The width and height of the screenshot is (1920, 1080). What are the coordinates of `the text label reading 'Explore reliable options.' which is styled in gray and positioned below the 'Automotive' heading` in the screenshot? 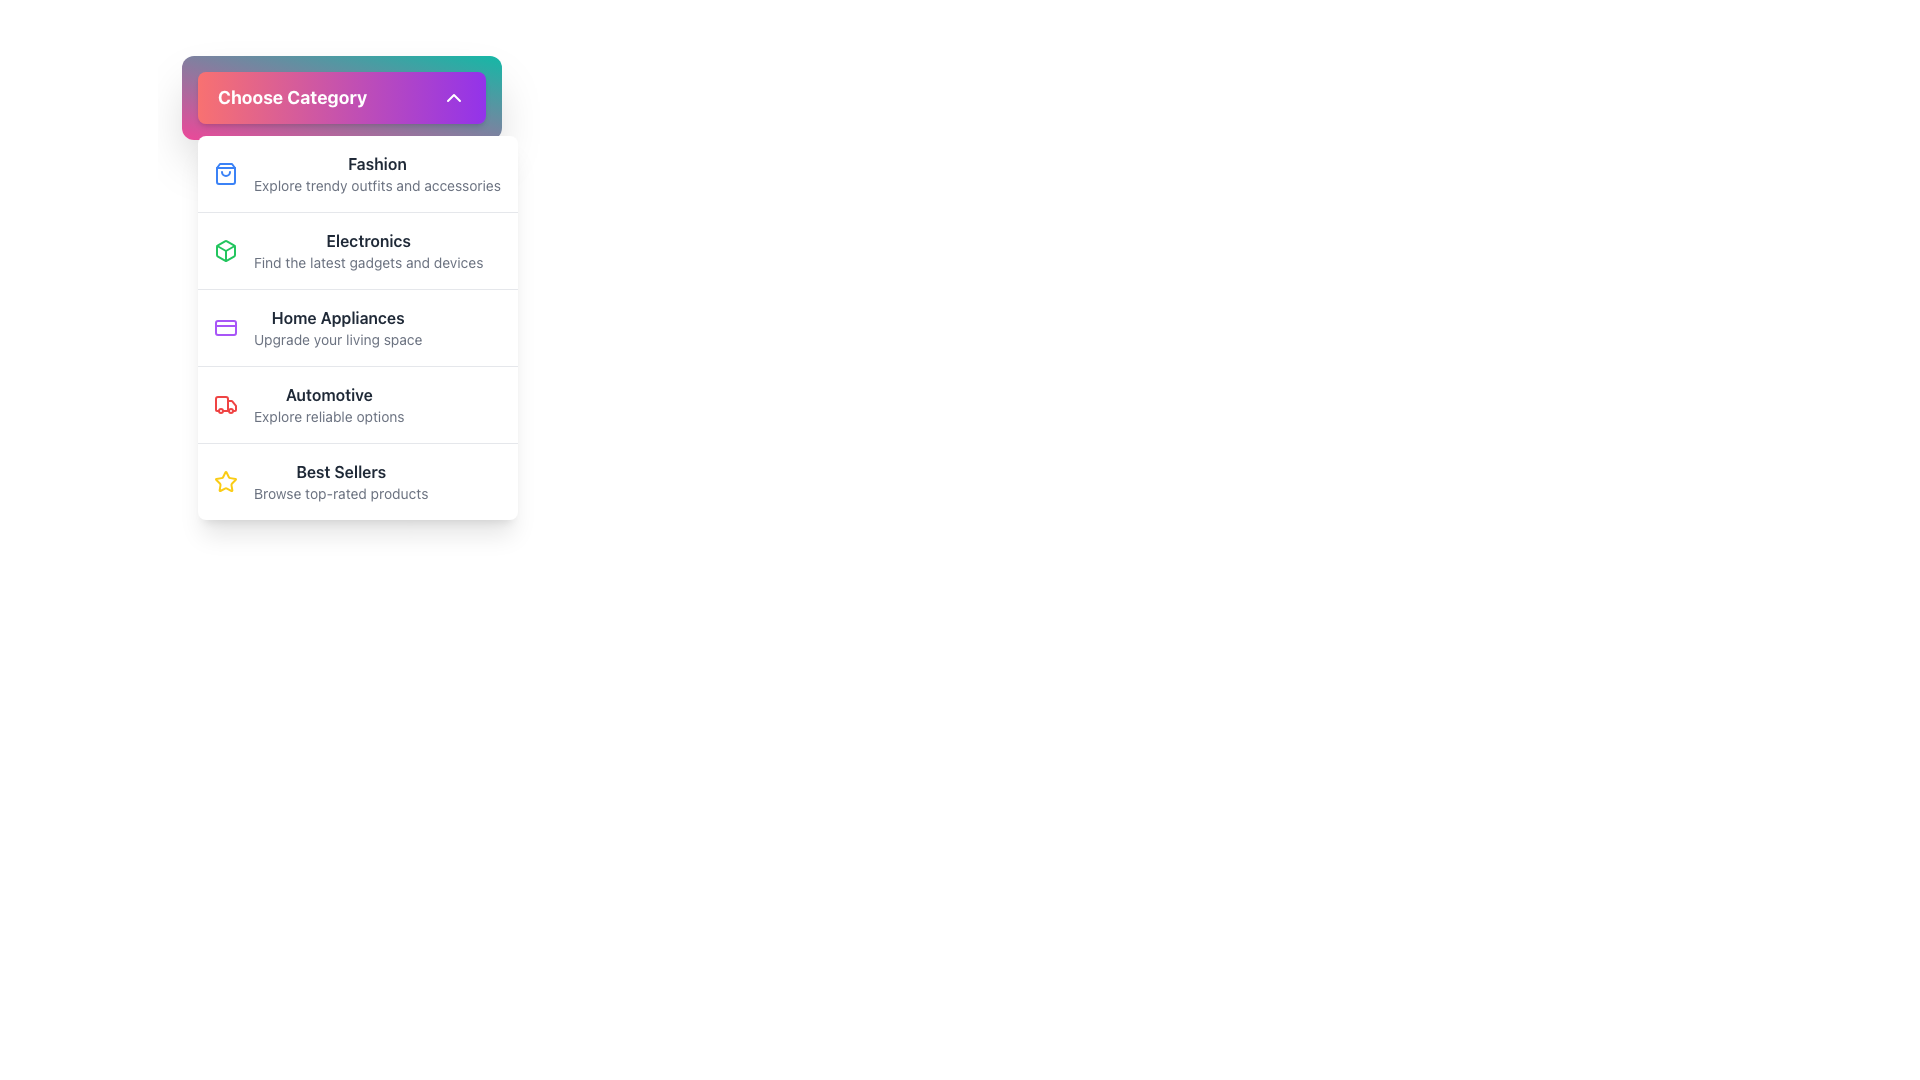 It's located at (329, 415).